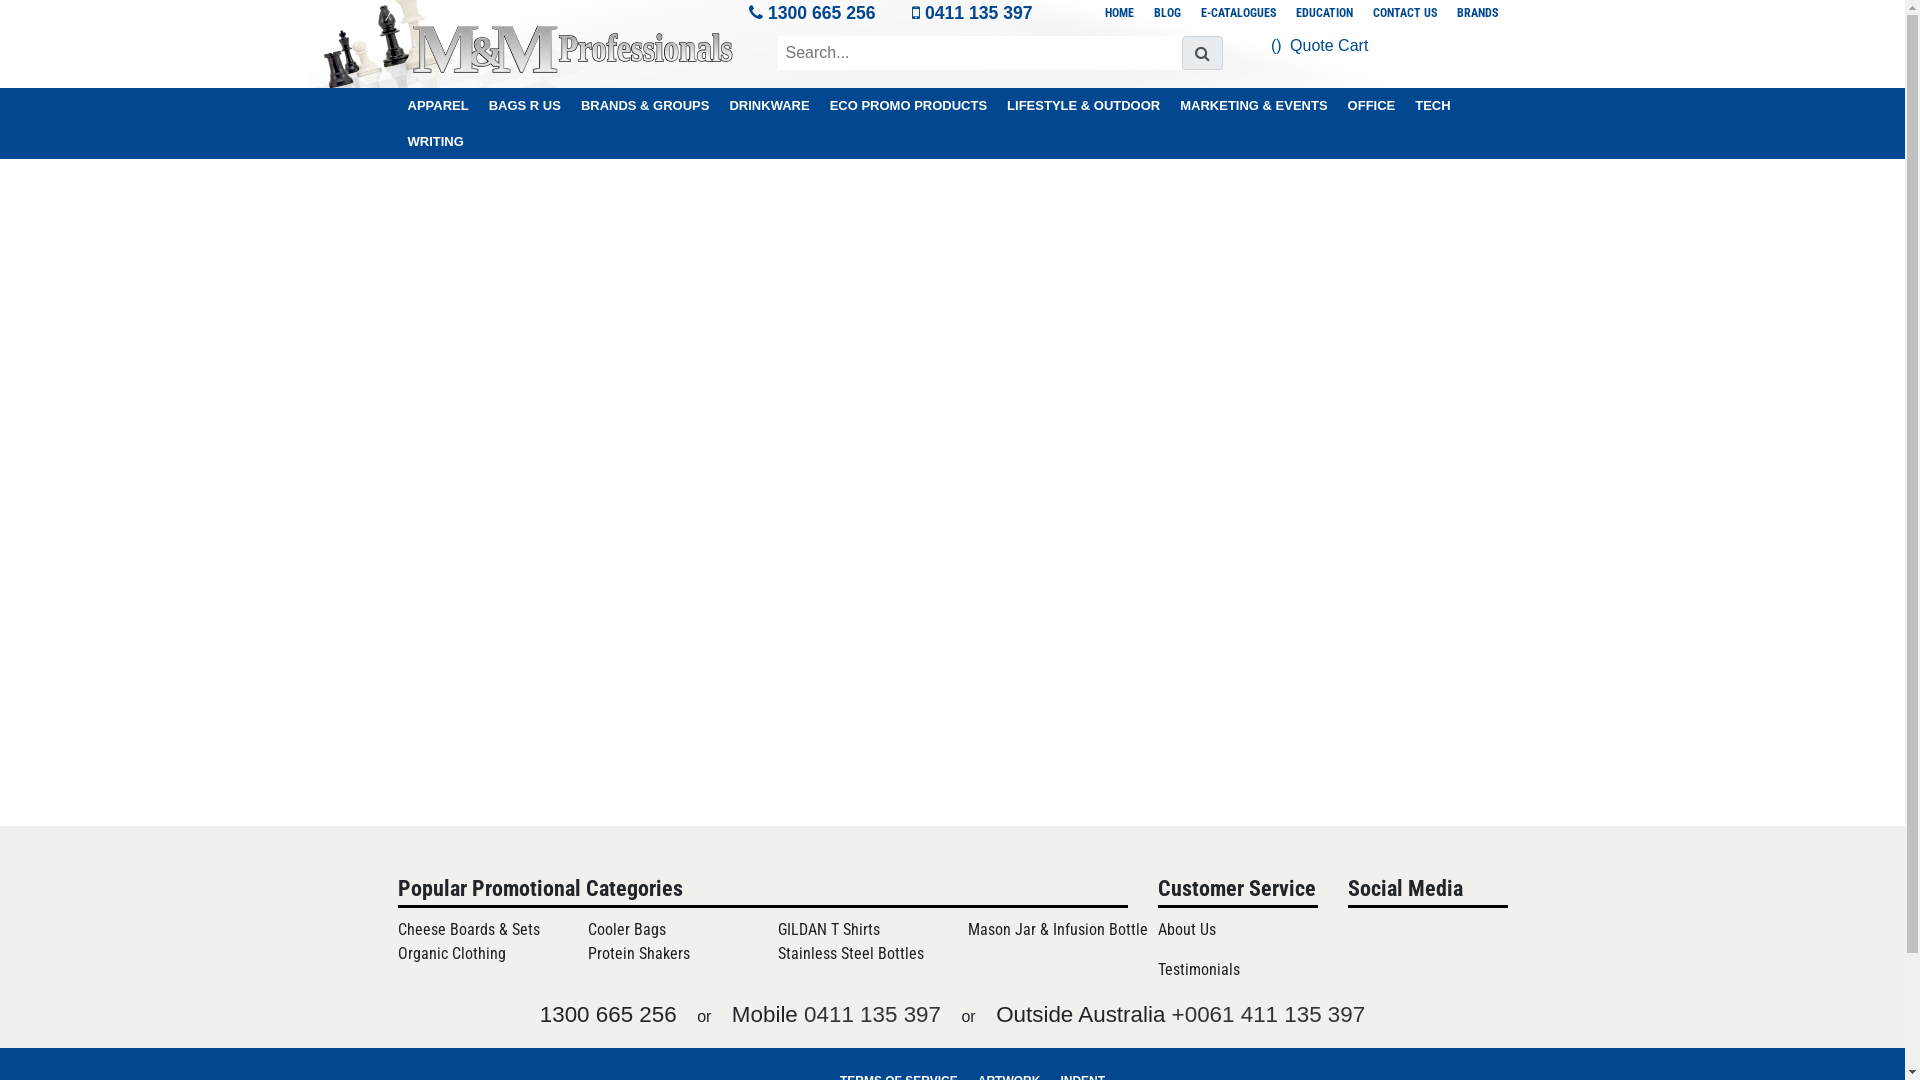 The image size is (1920, 1080). I want to click on 'EDUCATION', so click(1324, 12).